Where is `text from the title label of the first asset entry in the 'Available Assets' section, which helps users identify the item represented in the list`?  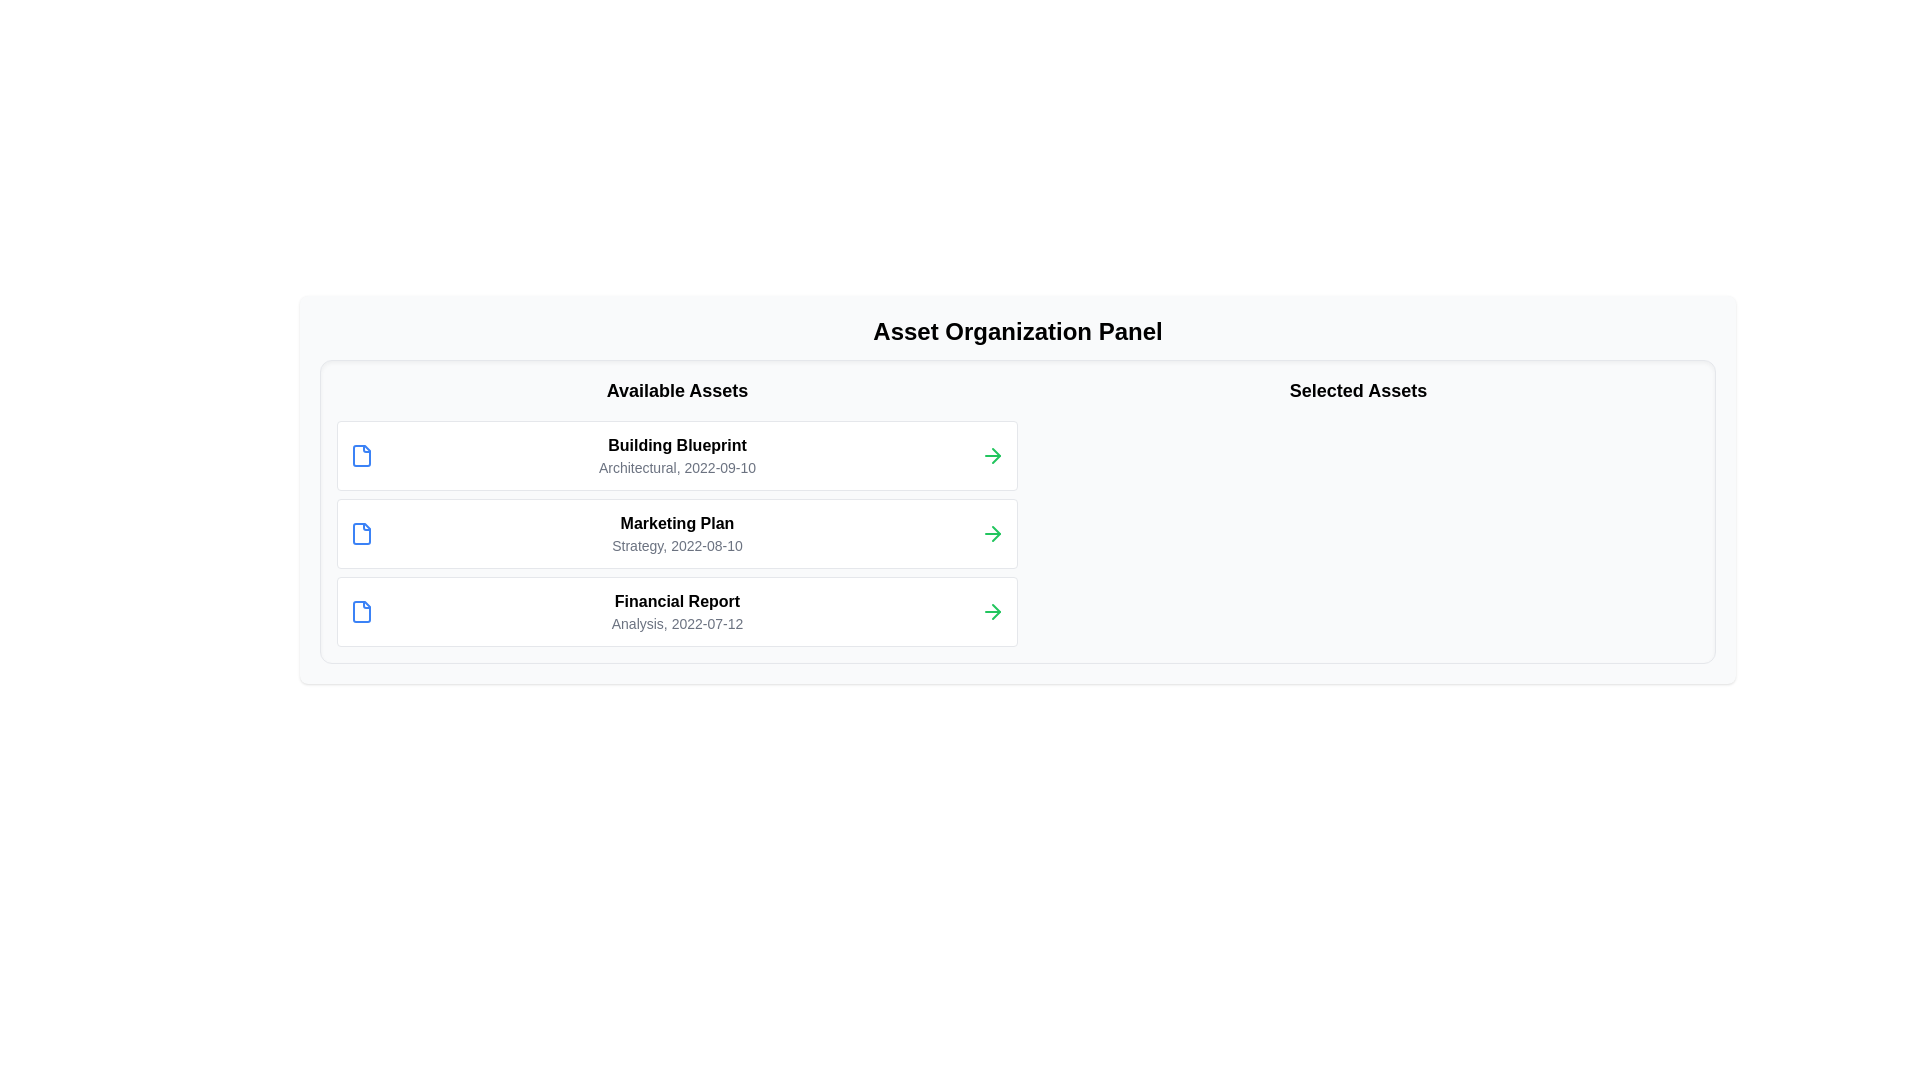
text from the title label of the first asset entry in the 'Available Assets' section, which helps users identify the item represented in the list is located at coordinates (677, 445).